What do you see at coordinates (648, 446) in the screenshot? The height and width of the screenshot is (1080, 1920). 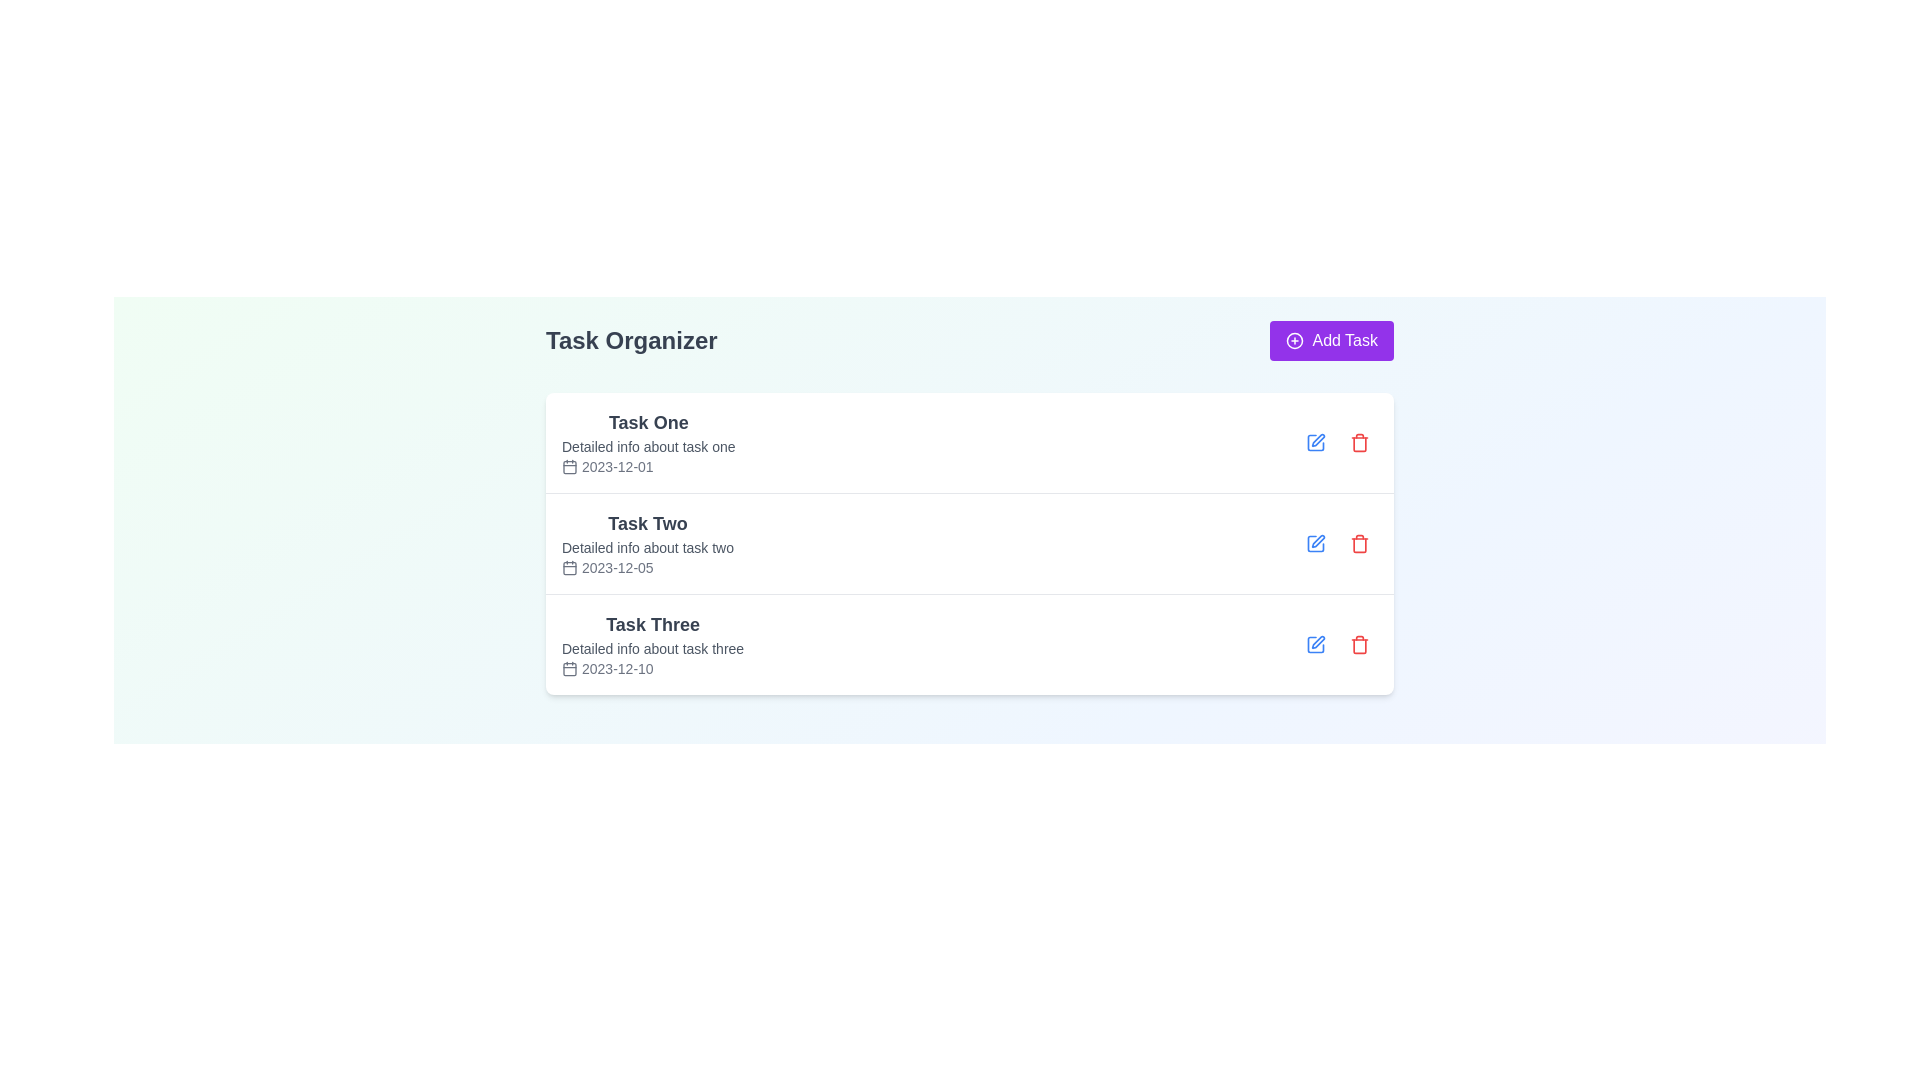 I see `the Text Label that provides additional details about 'Task One', which is centrally aligned below the task title` at bounding box center [648, 446].